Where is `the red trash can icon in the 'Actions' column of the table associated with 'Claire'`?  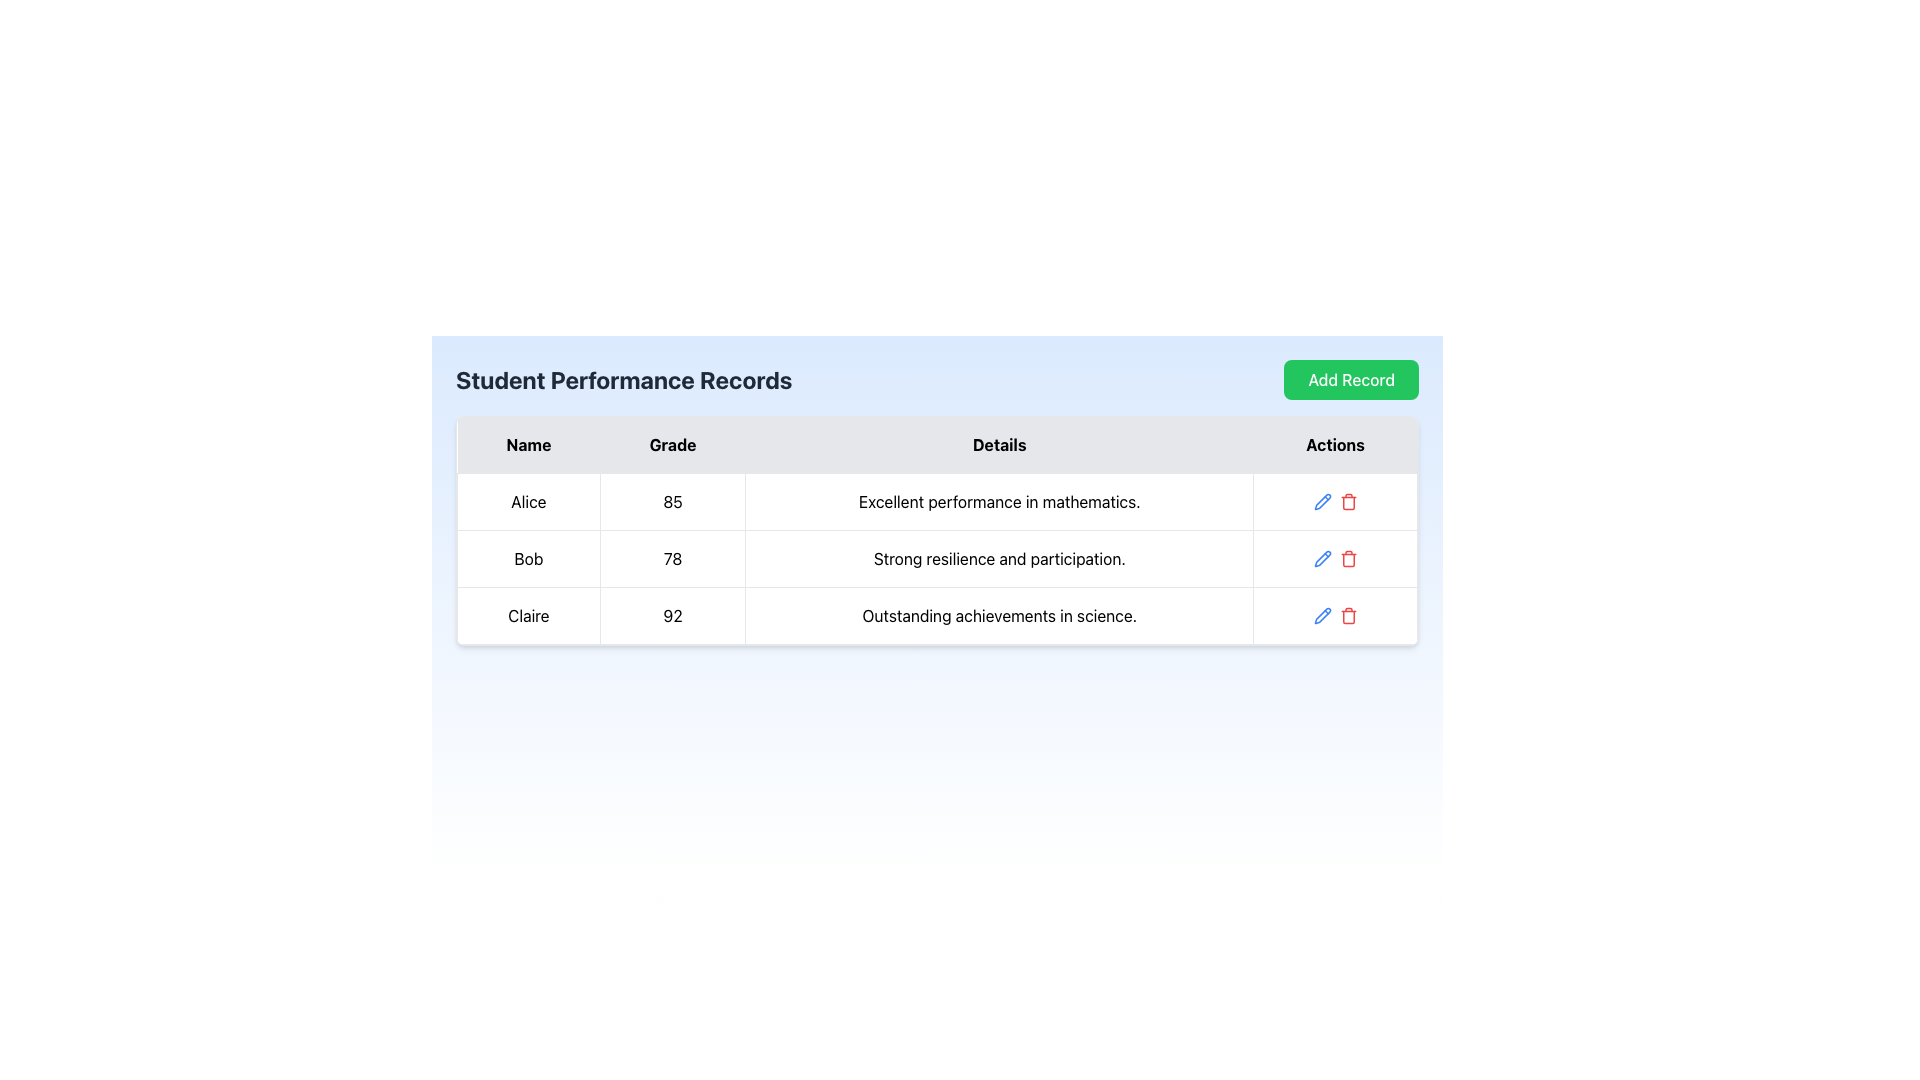 the red trash can icon in the 'Actions' column of the table associated with 'Claire' is located at coordinates (1348, 615).